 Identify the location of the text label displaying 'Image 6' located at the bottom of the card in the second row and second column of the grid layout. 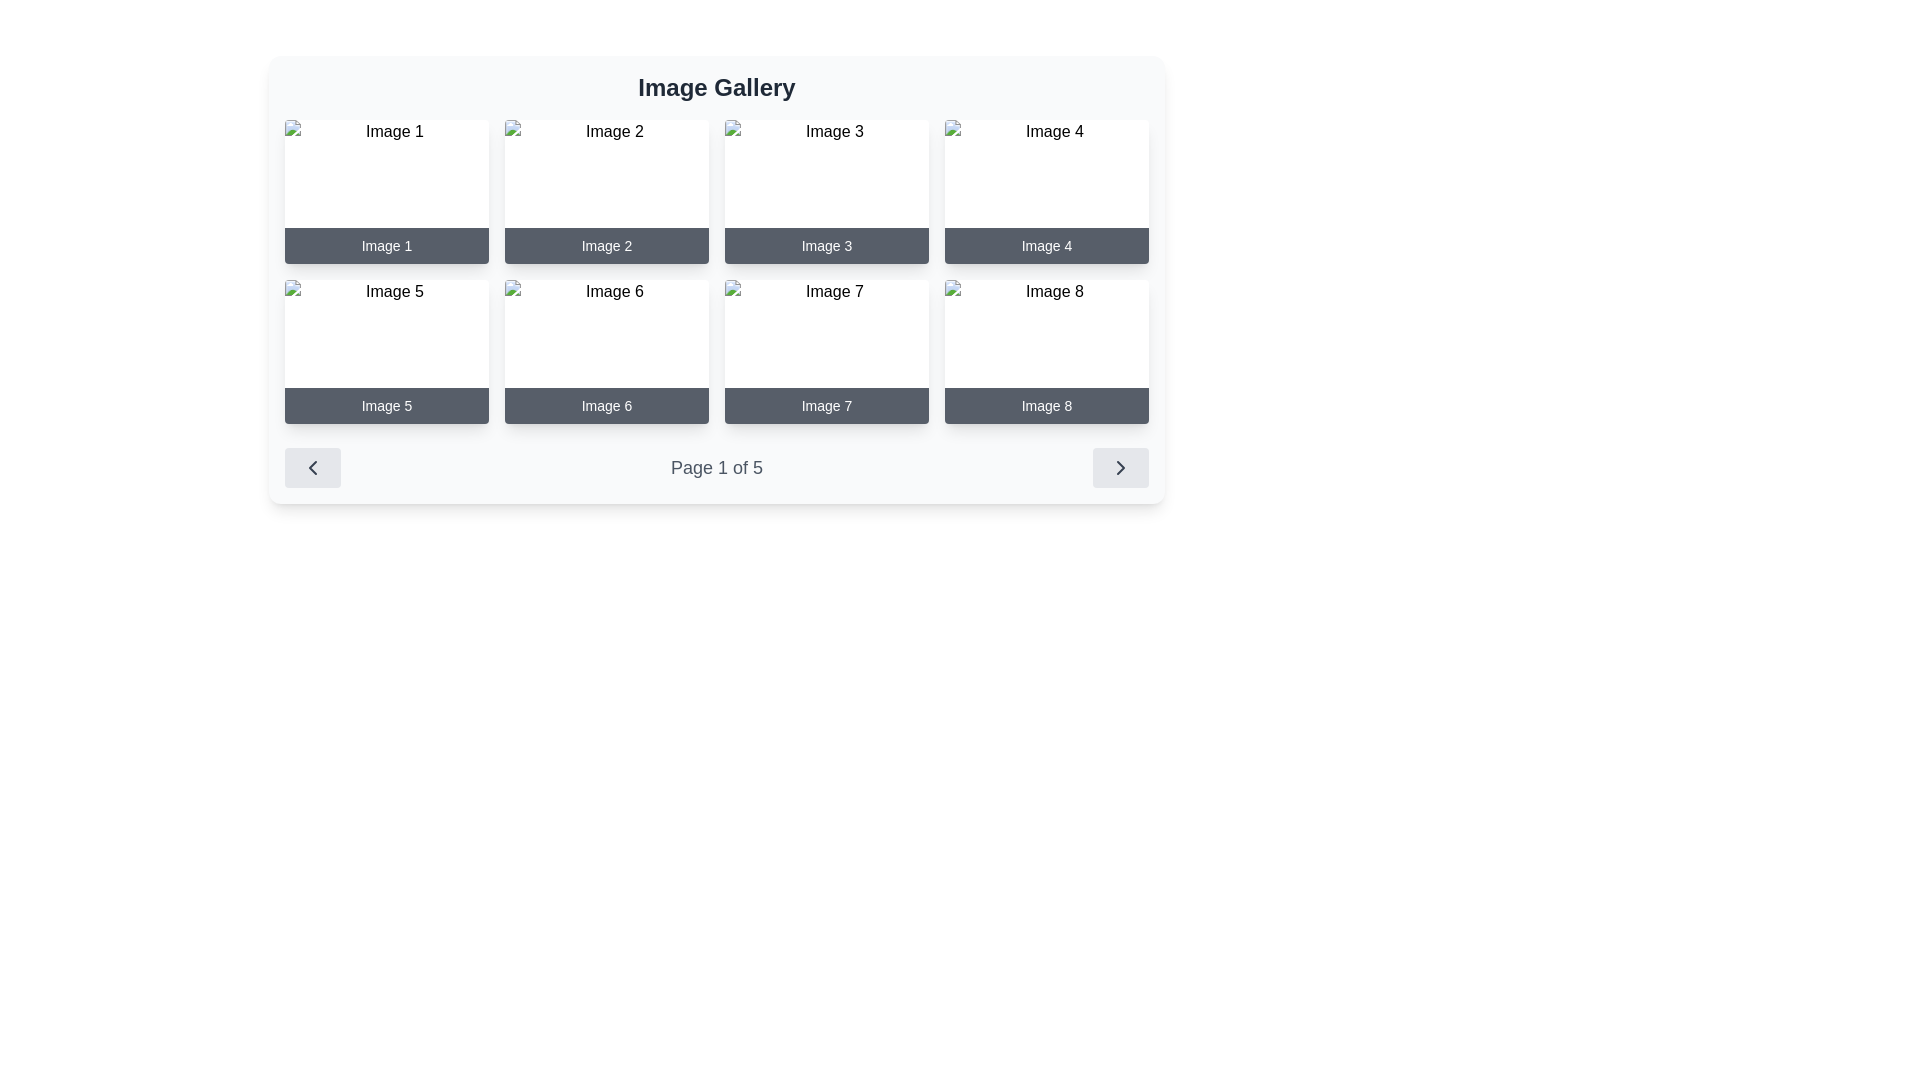
(605, 405).